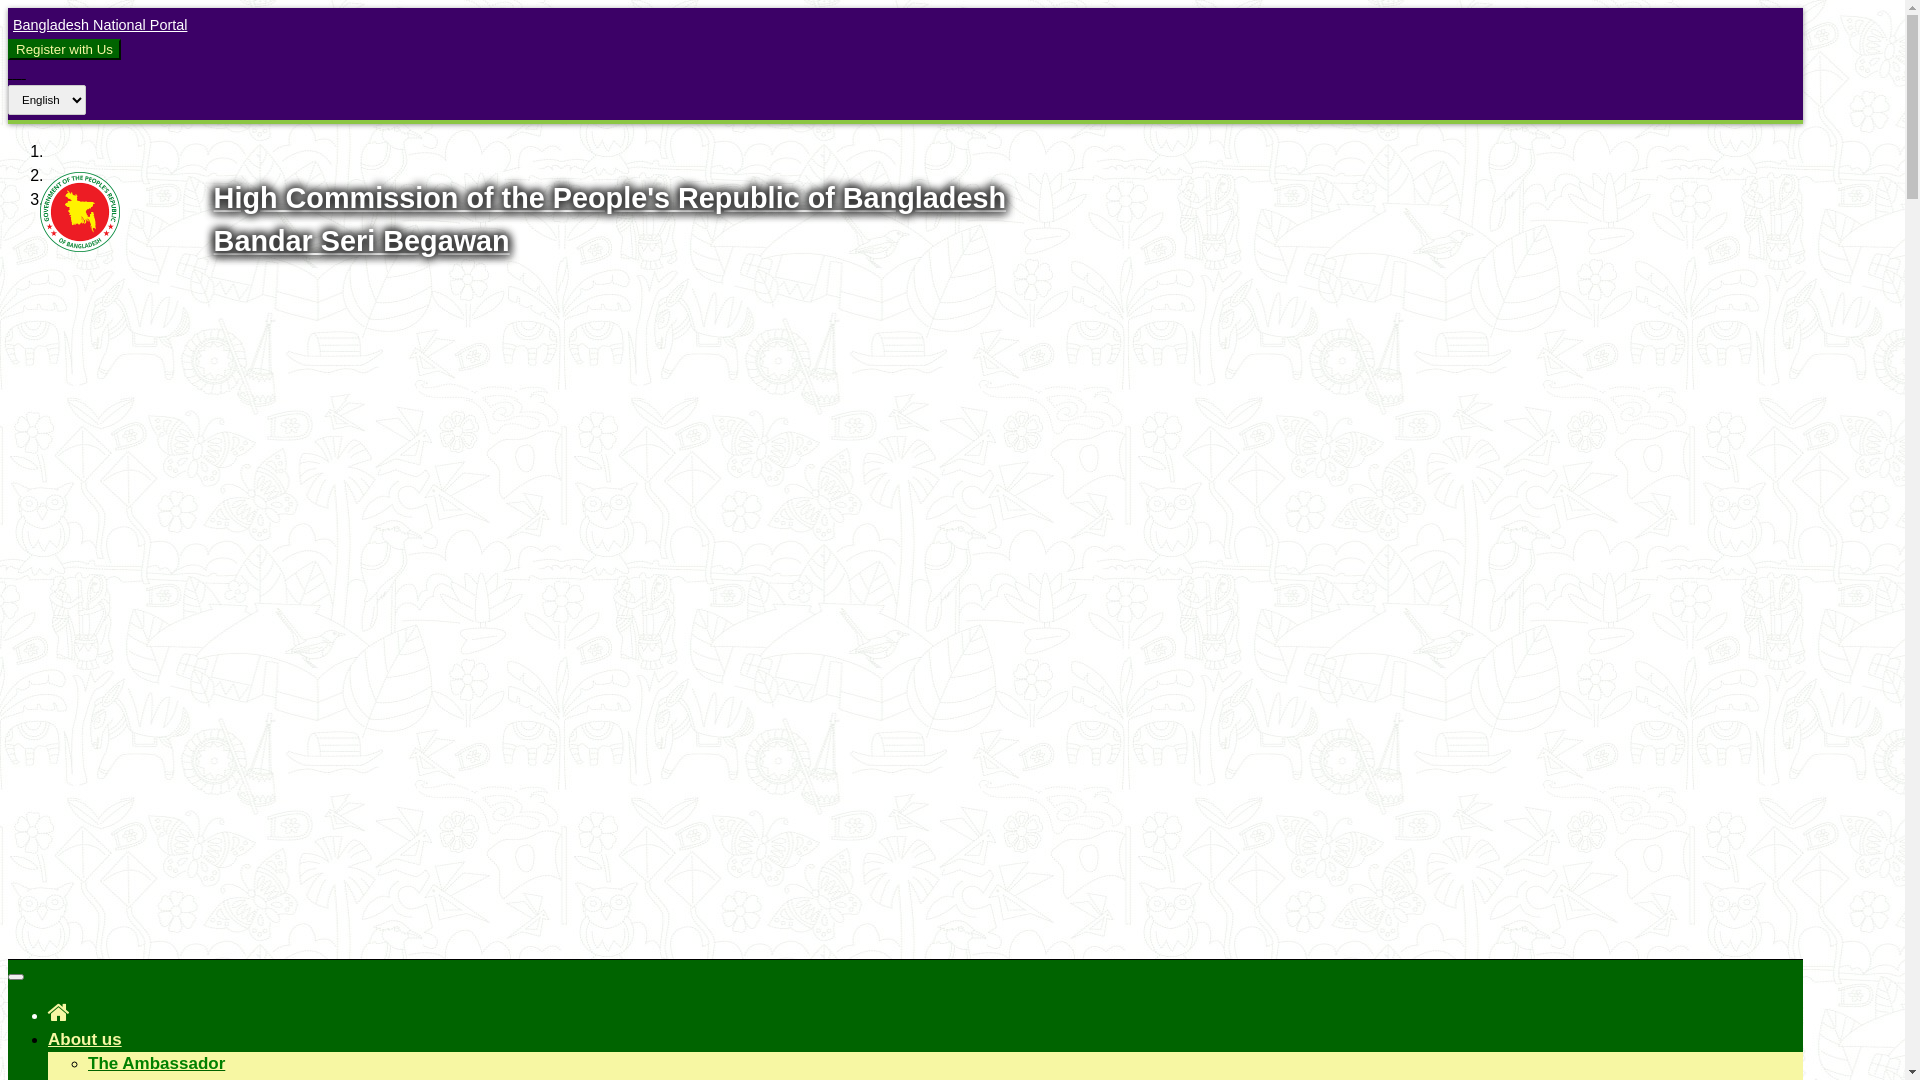 This screenshot has height=1080, width=1920. What do you see at coordinates (58, 1012) in the screenshot?
I see `'Home'` at bounding box center [58, 1012].